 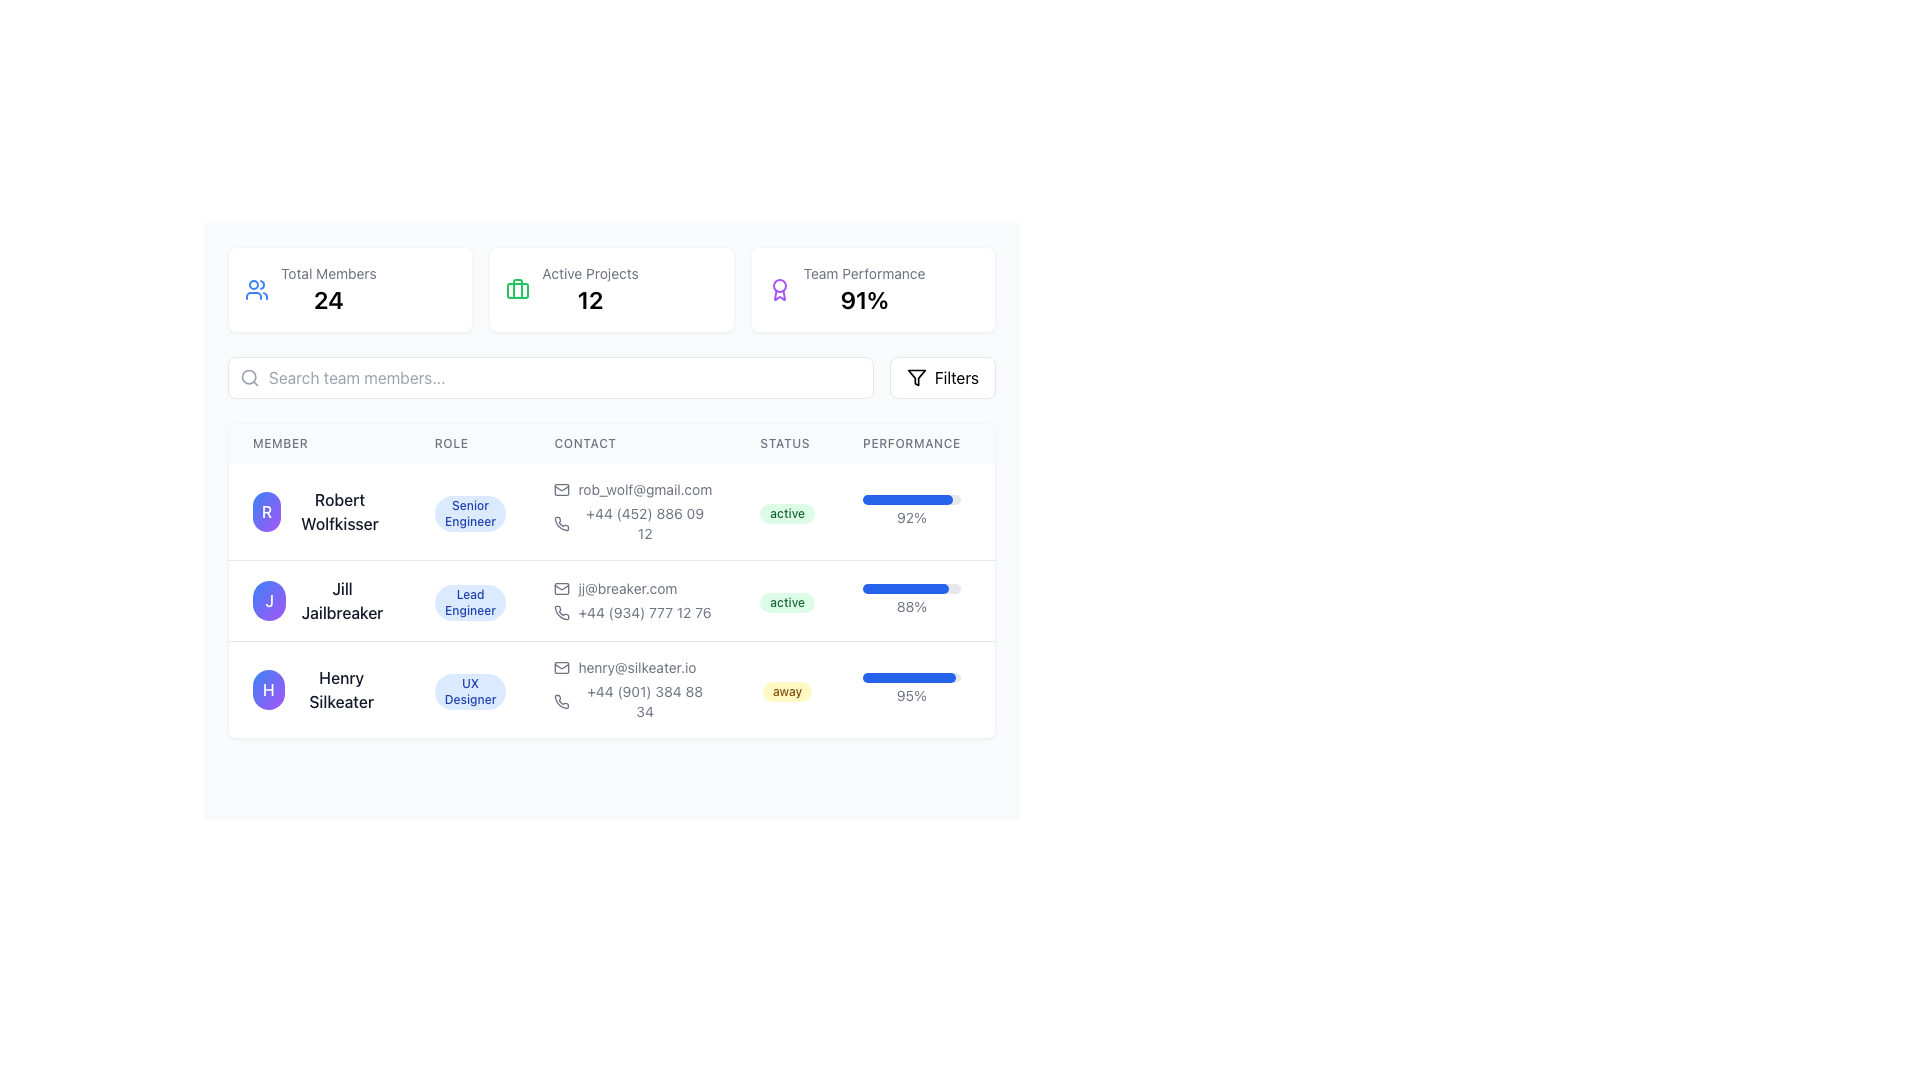 What do you see at coordinates (561, 701) in the screenshot?
I see `the phone icon in the 'Contact' column of the third row representing the user 'Henry Silkeater'` at bounding box center [561, 701].